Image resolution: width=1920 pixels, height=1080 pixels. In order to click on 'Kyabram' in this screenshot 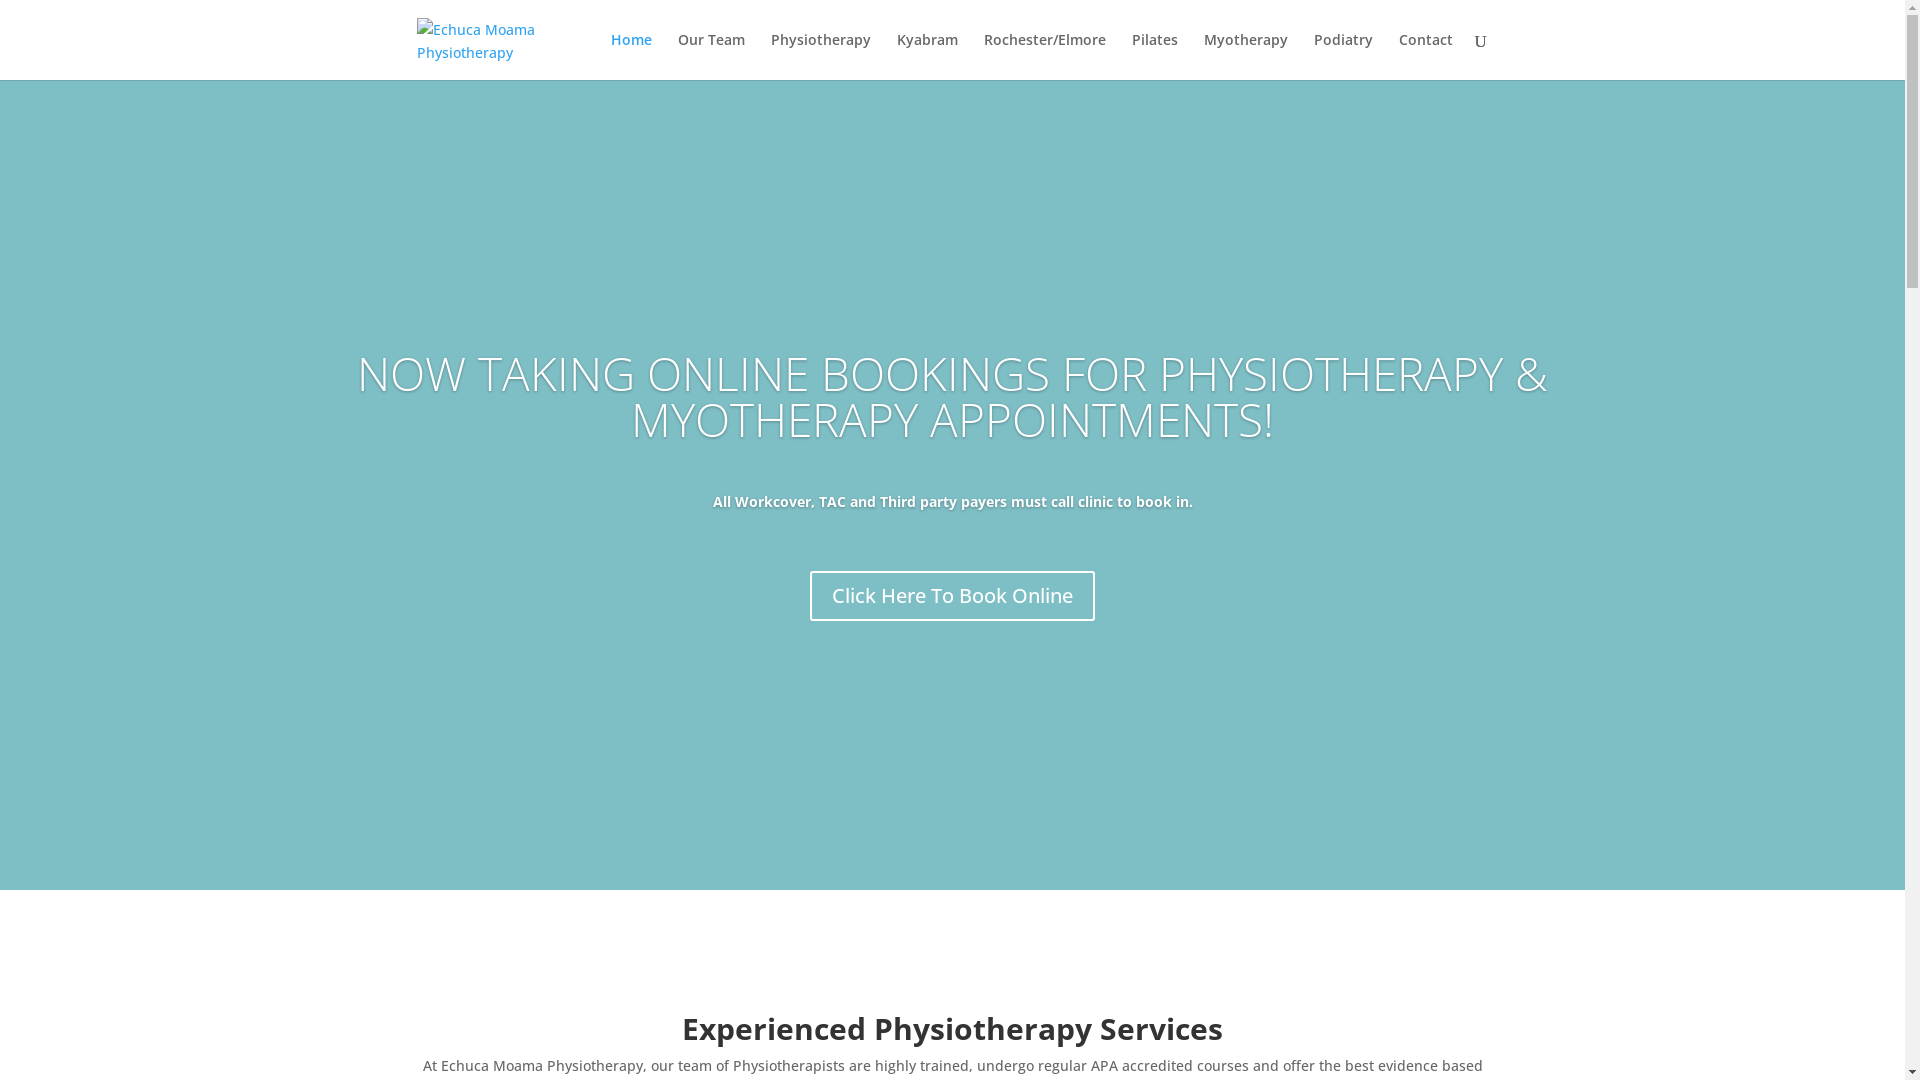, I will do `click(925, 55)`.